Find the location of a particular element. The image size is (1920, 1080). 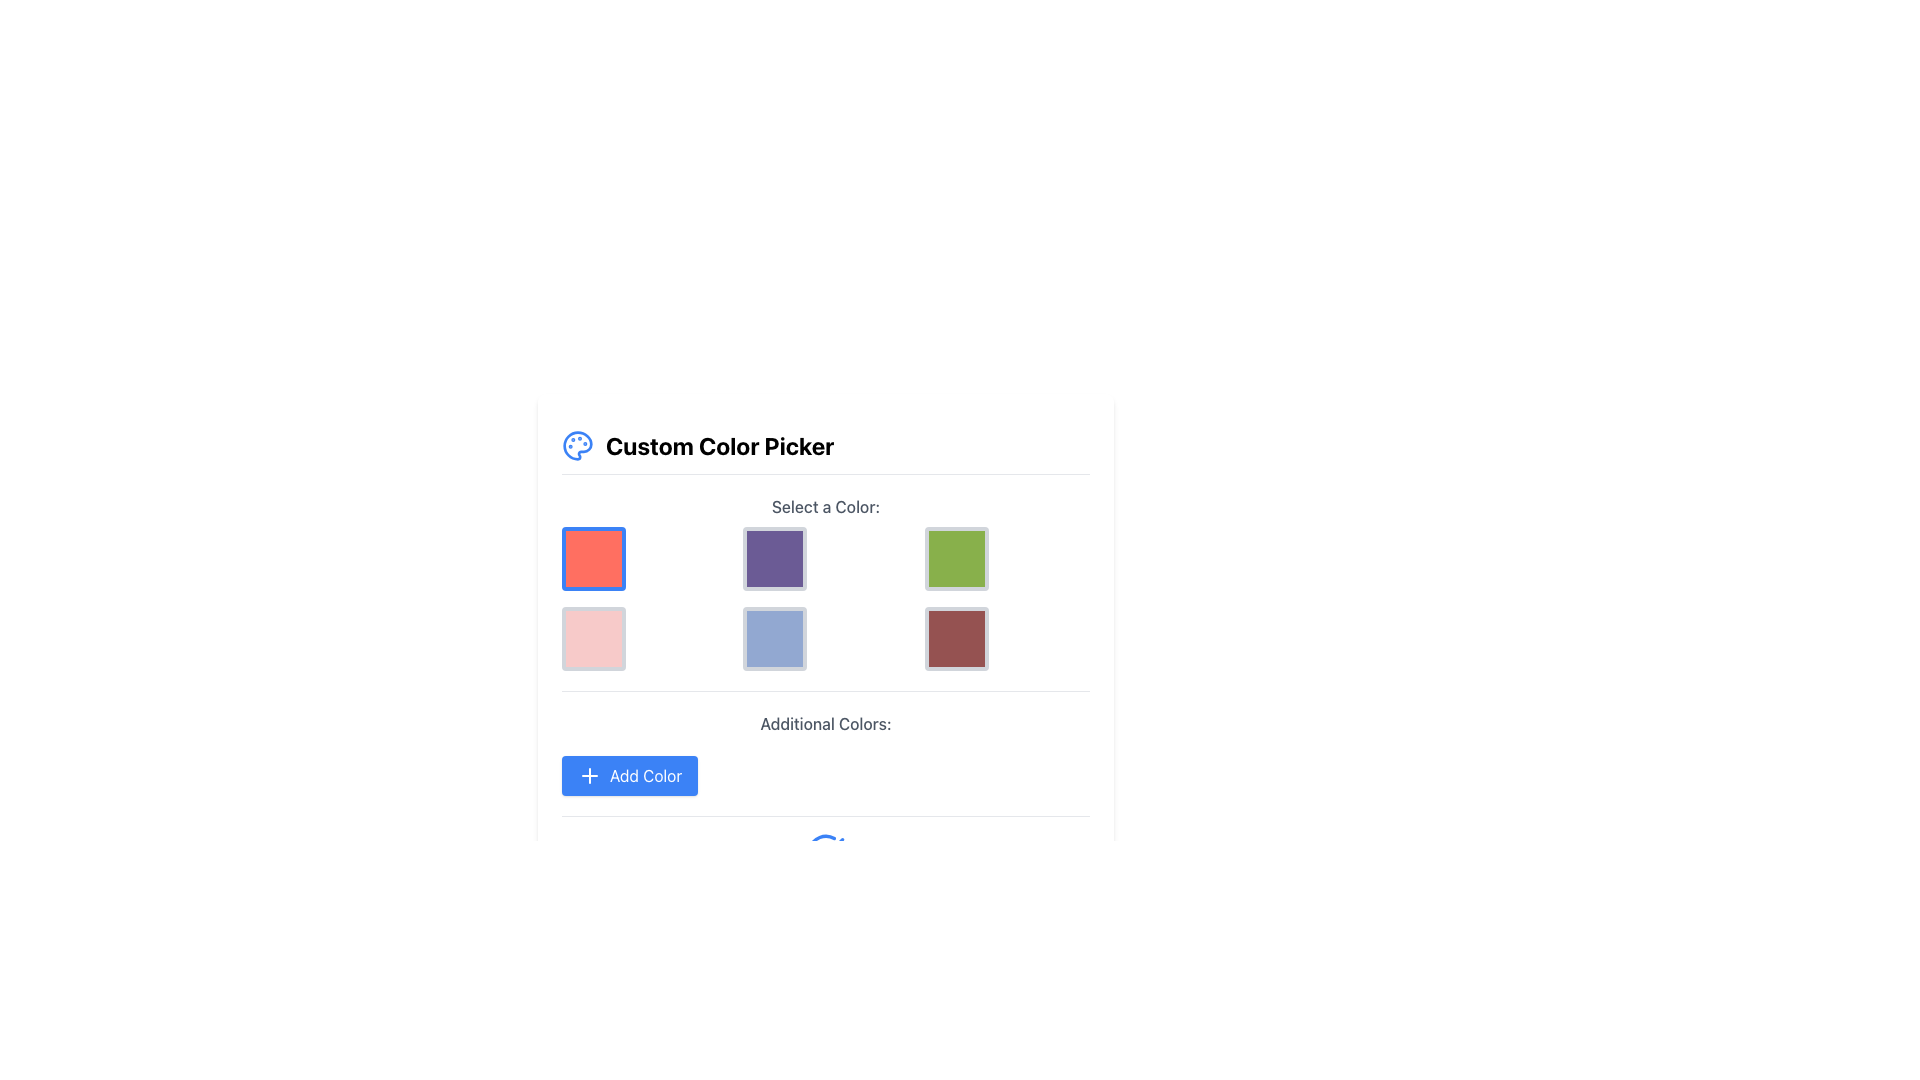

the icon representing the 'Custom Color Picker' tool located next to the header labeled 'Custom Color Picker' is located at coordinates (576, 445).